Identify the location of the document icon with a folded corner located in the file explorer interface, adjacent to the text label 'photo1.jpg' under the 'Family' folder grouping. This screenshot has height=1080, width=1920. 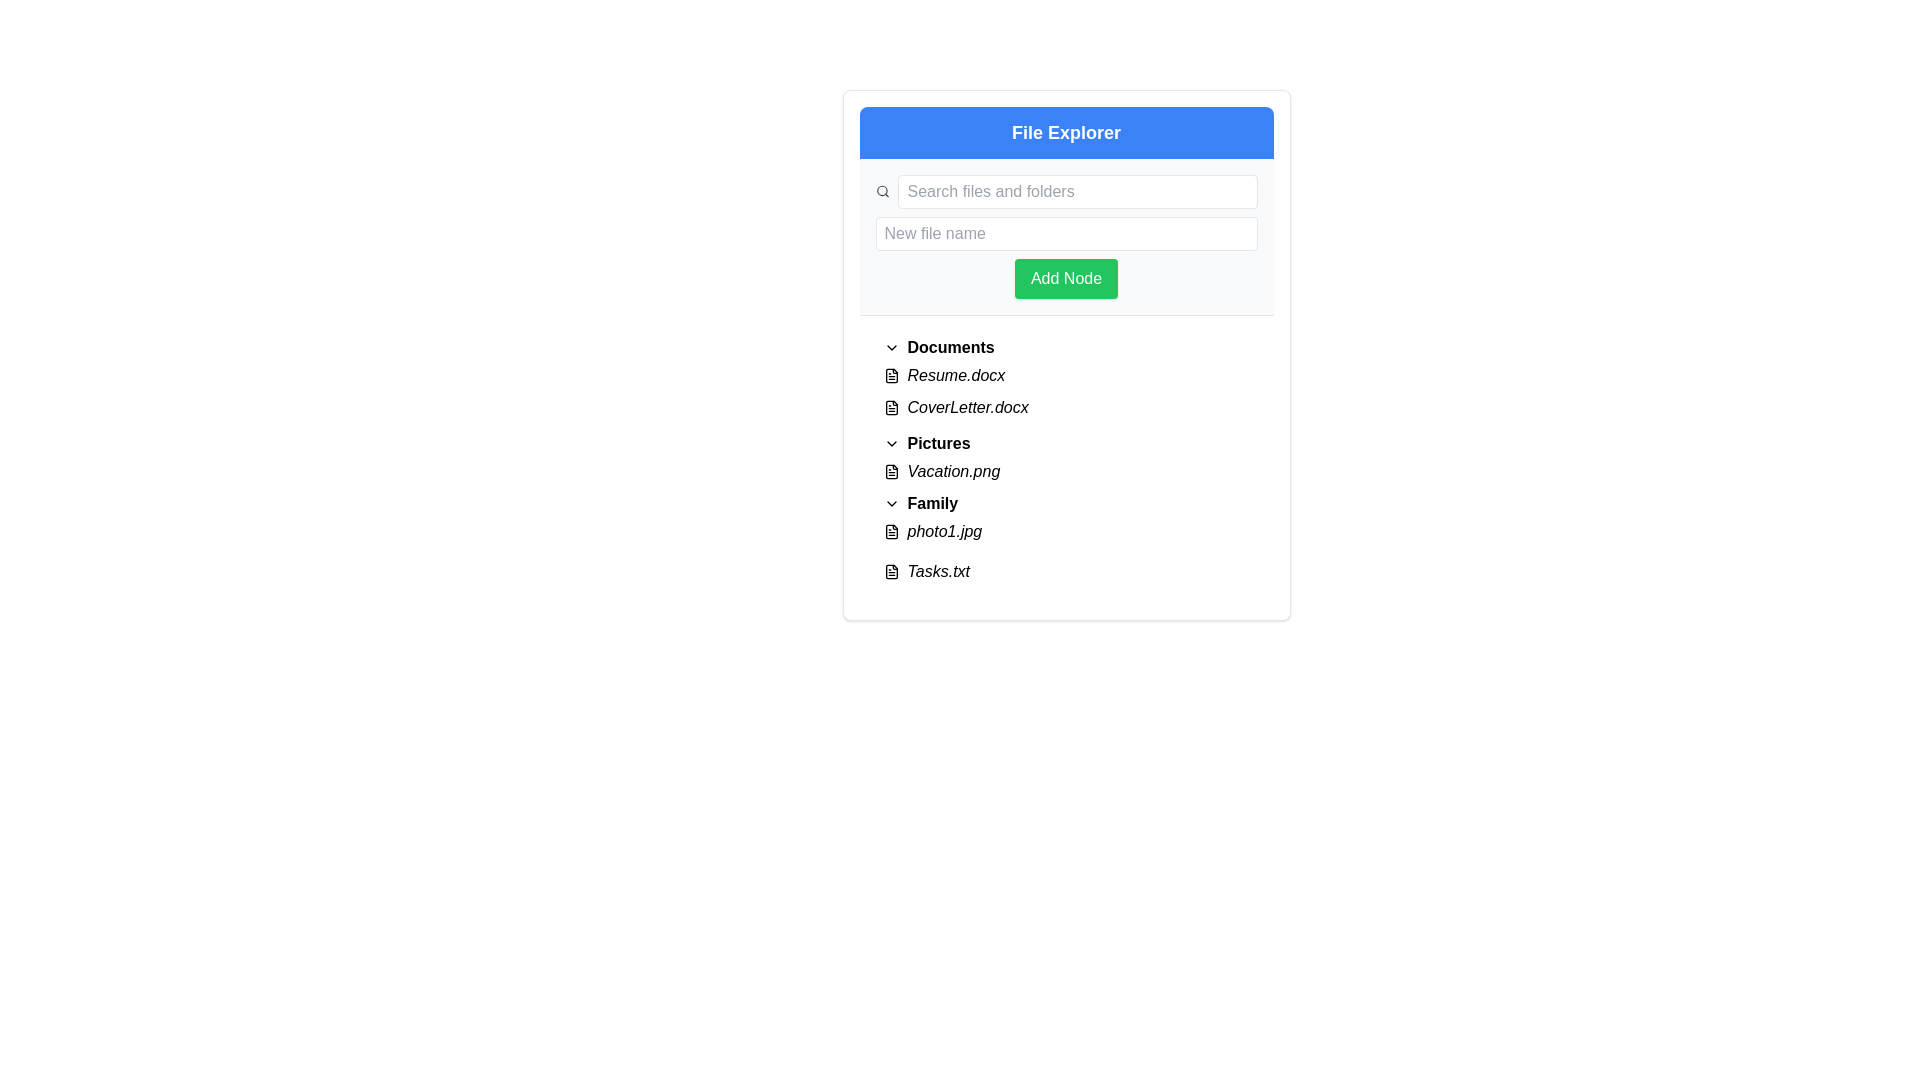
(890, 531).